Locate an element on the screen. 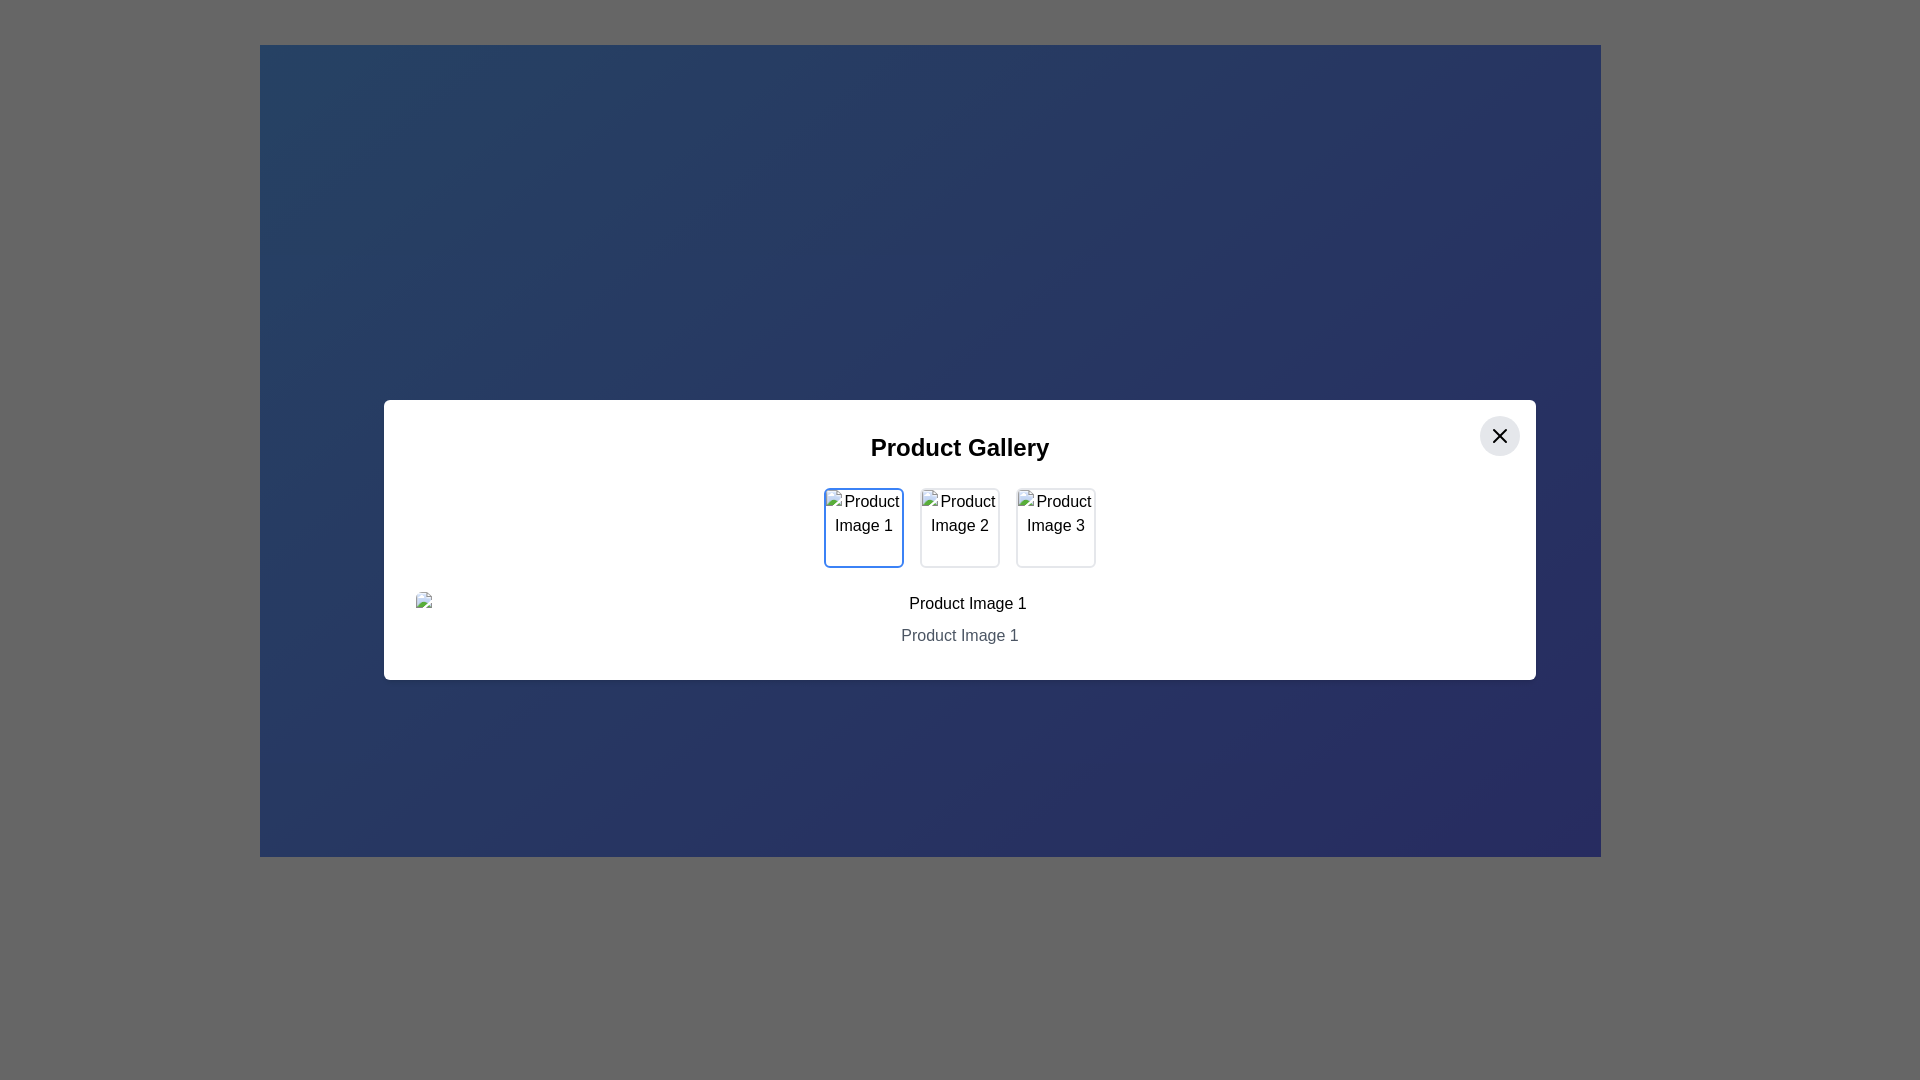  the image thumbnail representing the third product in the gallery is located at coordinates (1055, 527).